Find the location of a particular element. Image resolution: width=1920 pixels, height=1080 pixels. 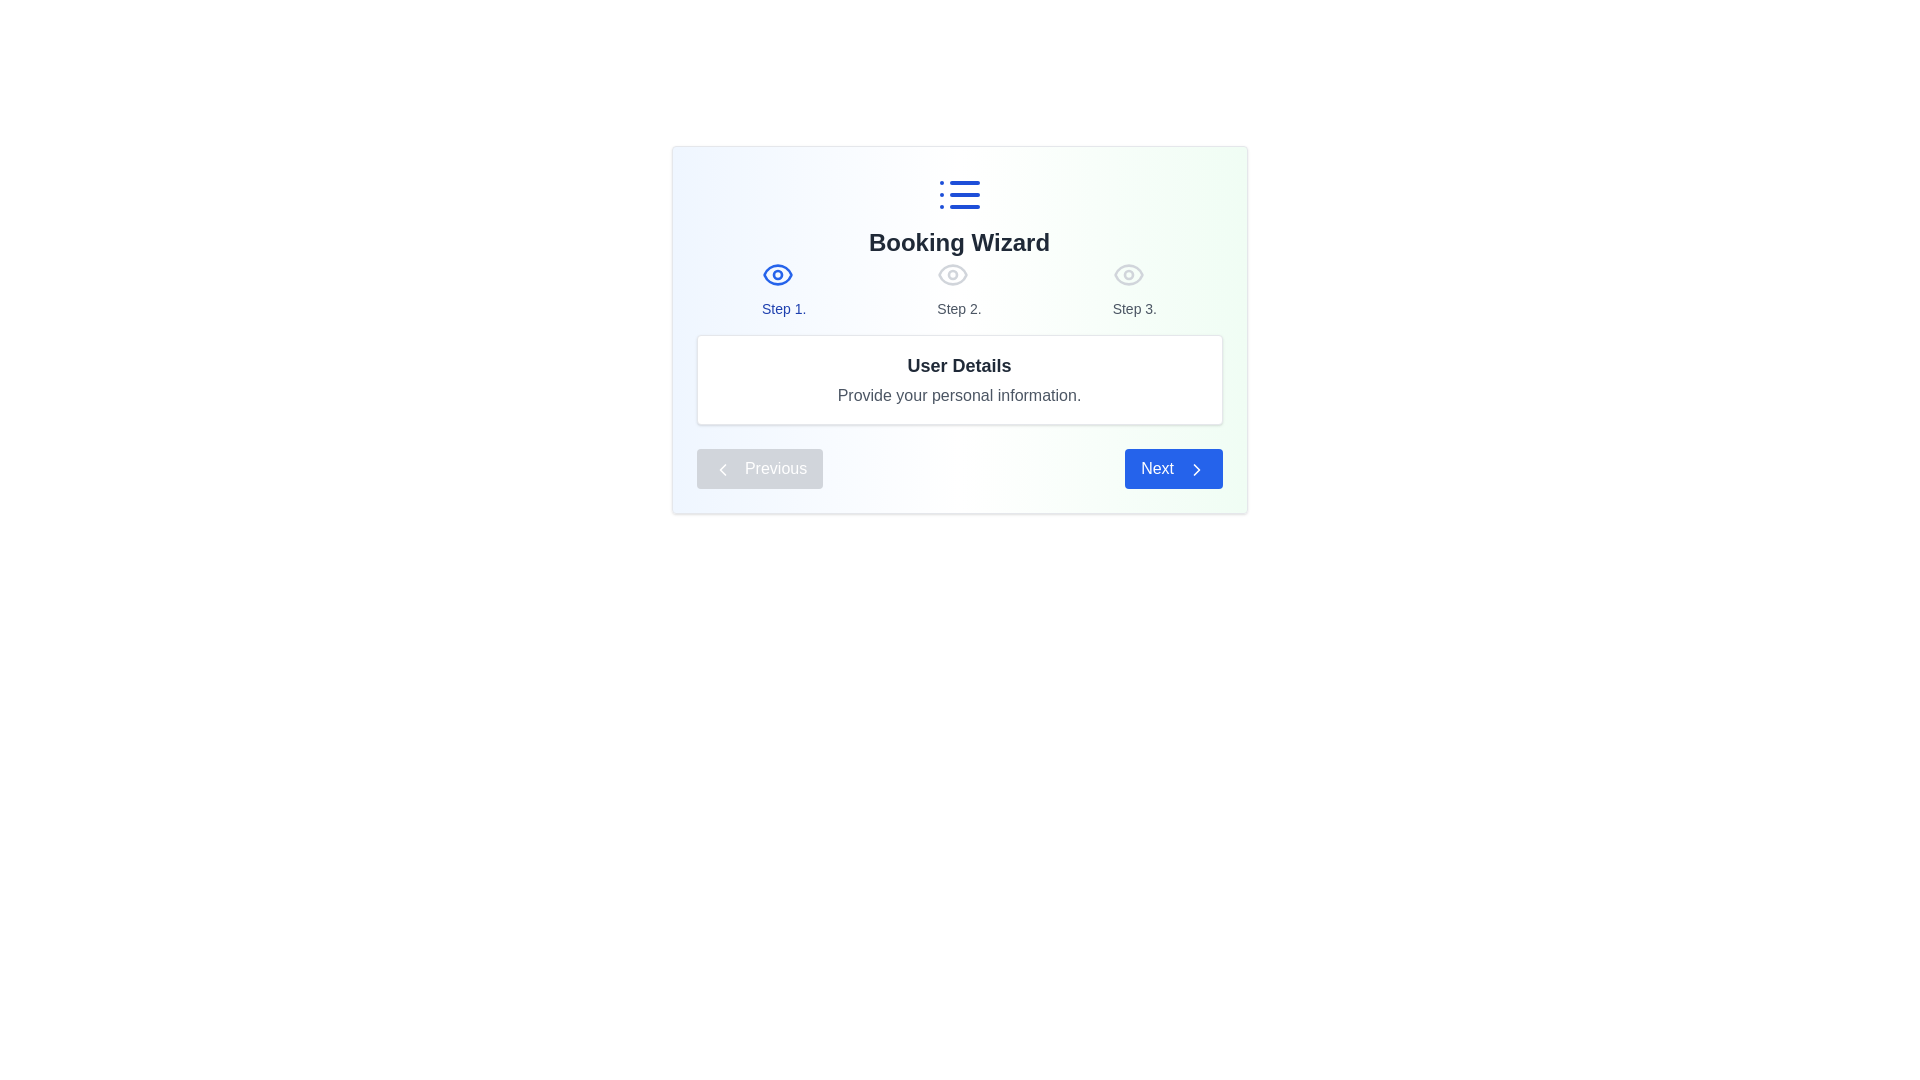

the 'Booking Wizard' text block with the embedded list icon for accessibility is located at coordinates (958, 215).